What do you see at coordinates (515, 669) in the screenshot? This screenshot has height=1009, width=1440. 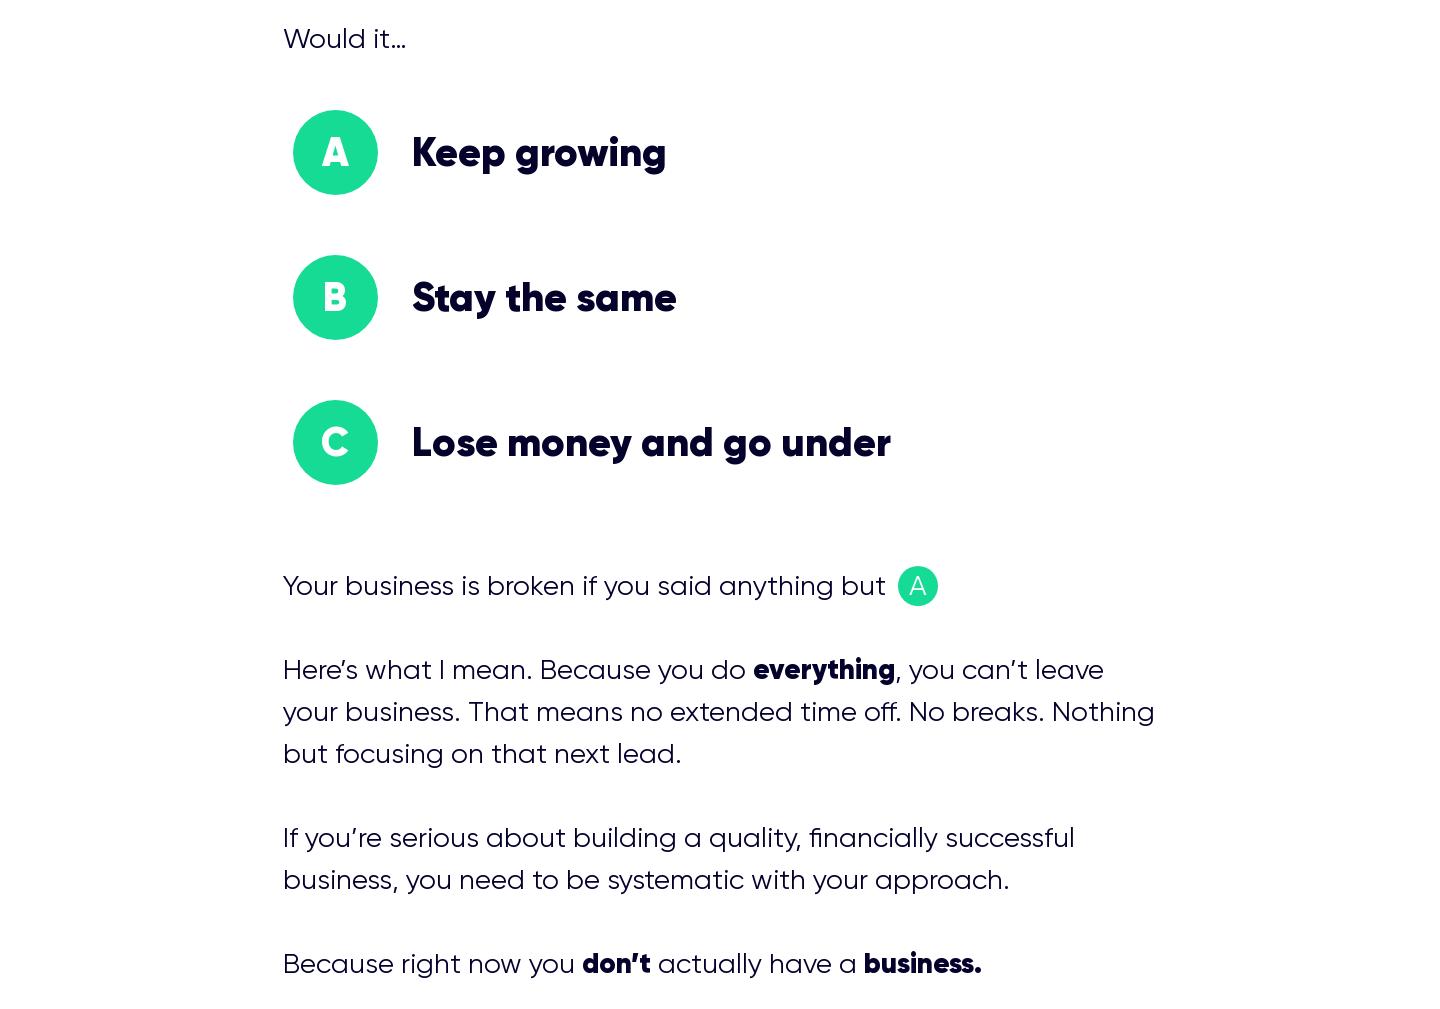 I see `'Here’s what I mean. Because you do'` at bounding box center [515, 669].